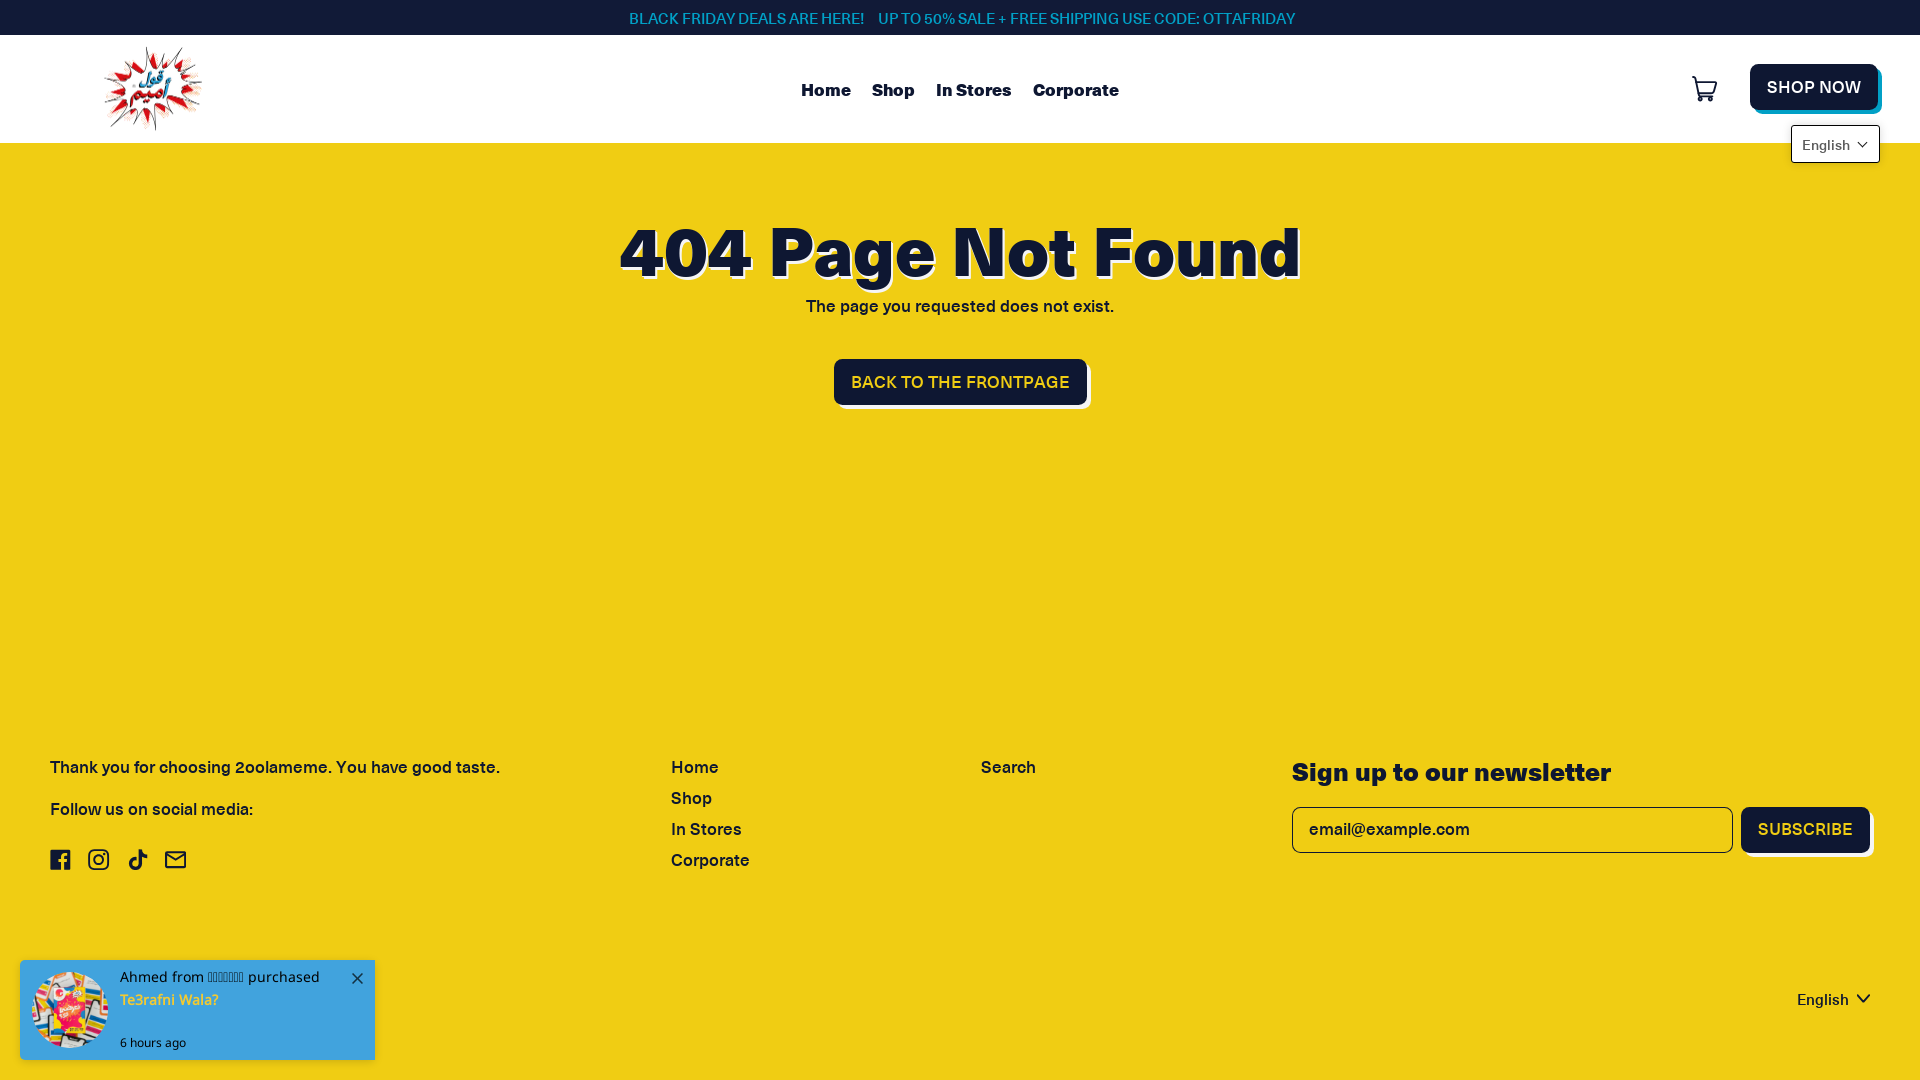 The width and height of the screenshot is (1920, 1080). Describe the element at coordinates (974, 87) in the screenshot. I see `'In Stores'` at that location.